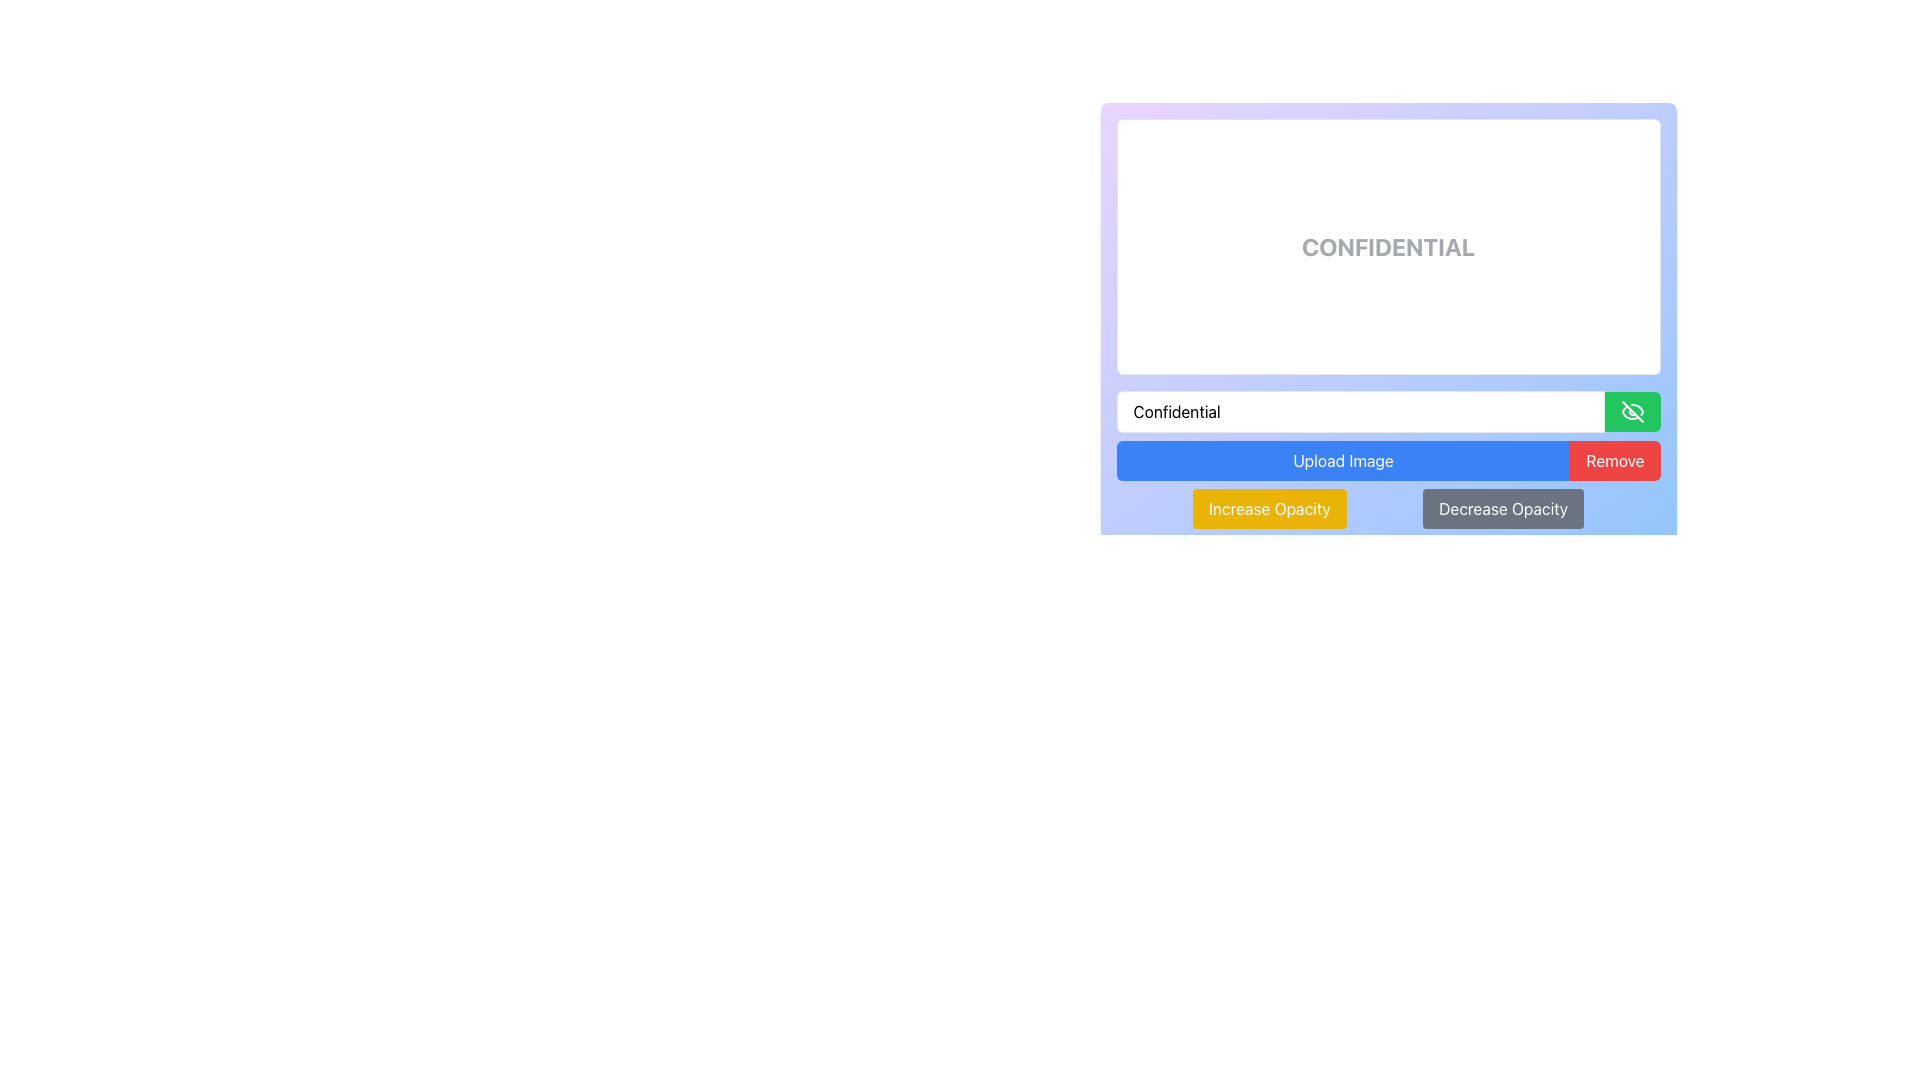  What do you see at coordinates (1268, 508) in the screenshot?
I see `the 'Increase Opacity' button located on the lower part of the interface, positioned to the left of the 'Decrease Opacity' button` at bounding box center [1268, 508].